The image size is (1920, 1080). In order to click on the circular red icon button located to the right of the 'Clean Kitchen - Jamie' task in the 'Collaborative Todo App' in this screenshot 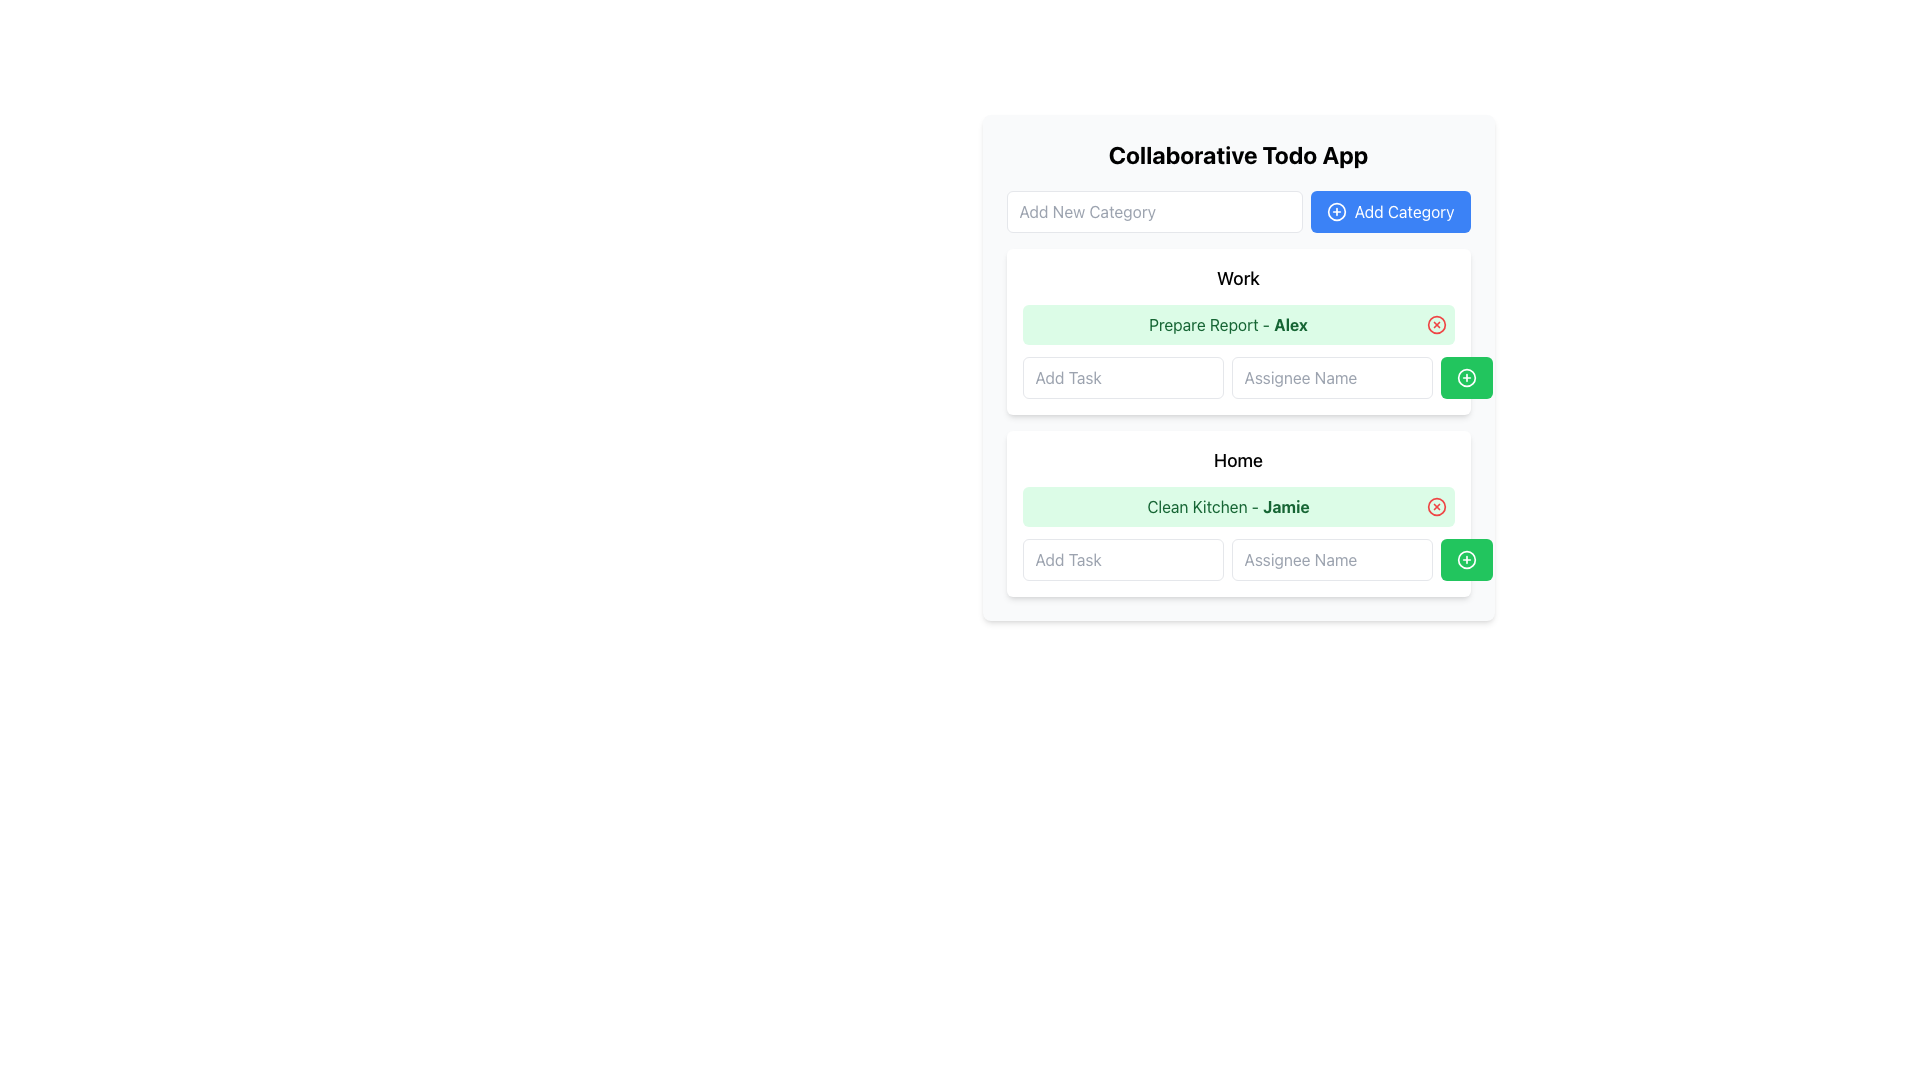, I will do `click(1435, 505)`.